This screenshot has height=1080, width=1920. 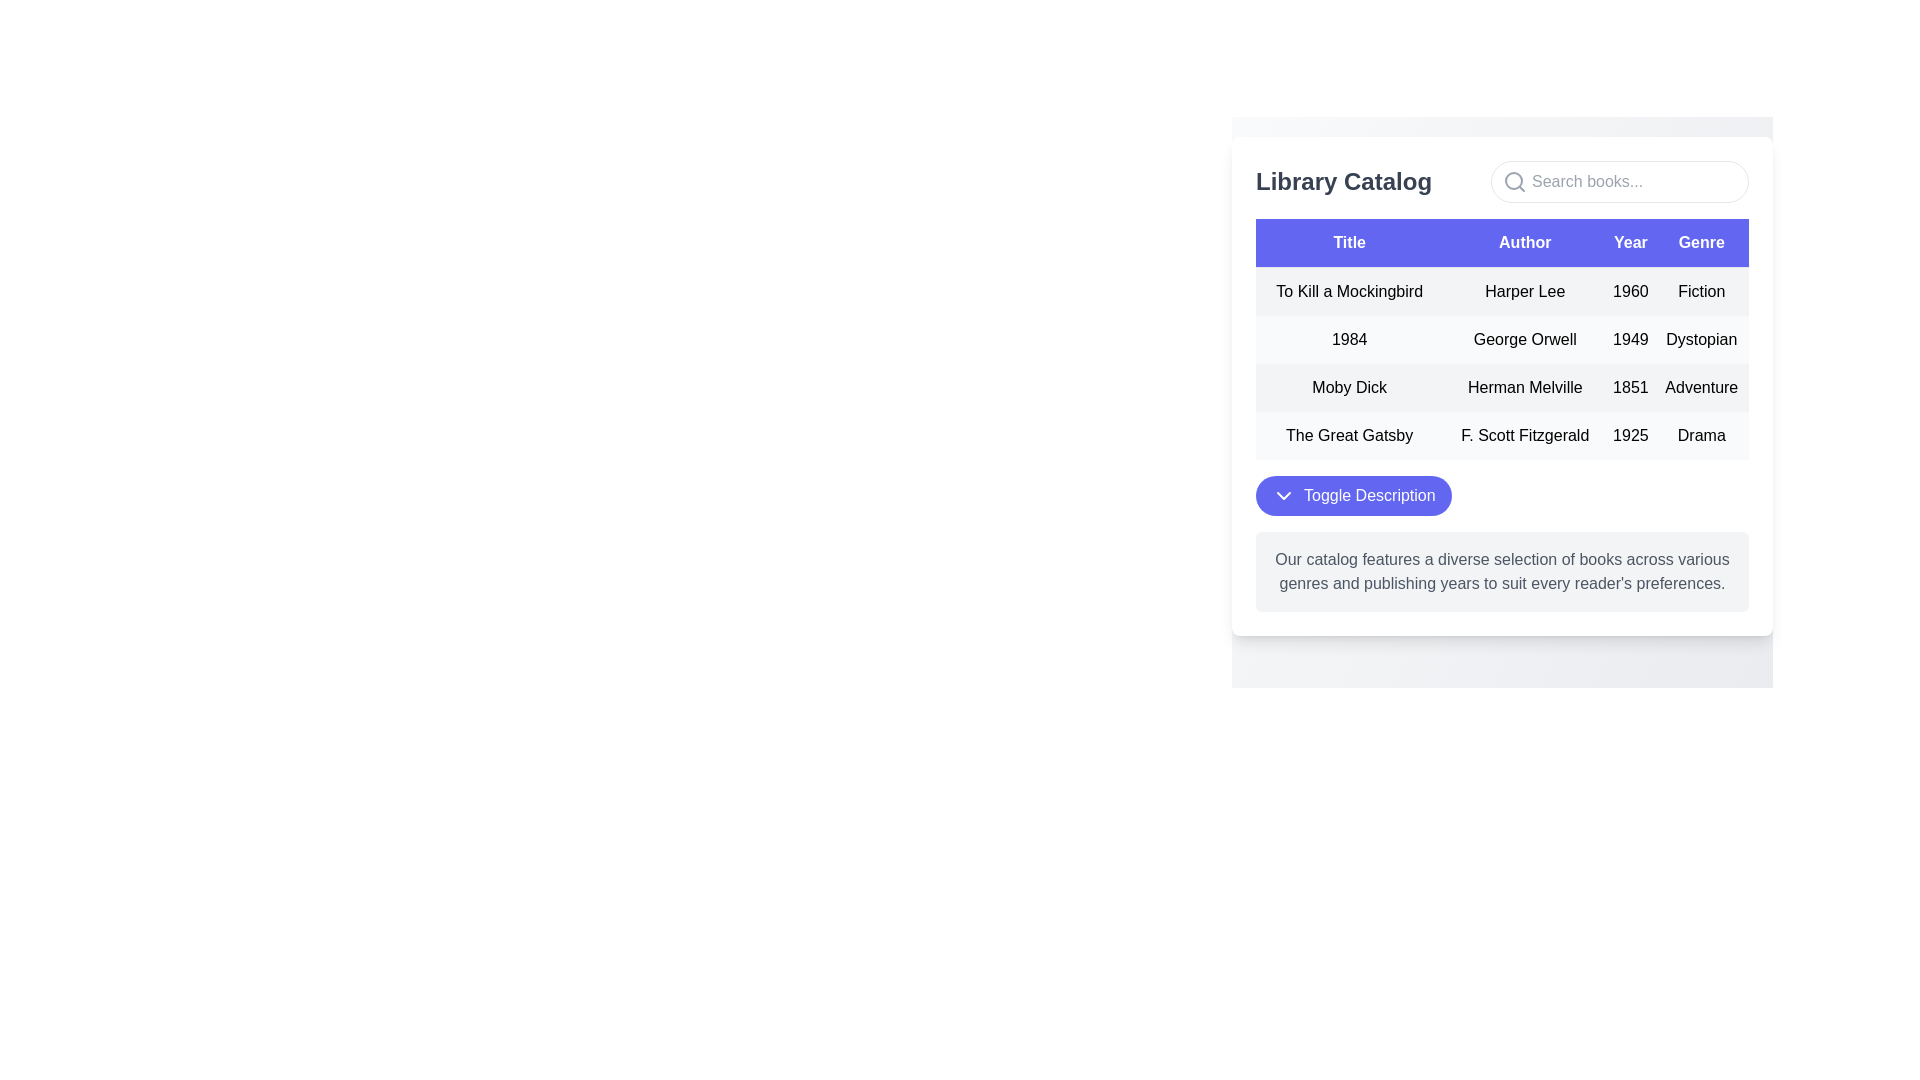 What do you see at coordinates (1349, 434) in the screenshot?
I see `the text element that reads 'The Great Gatsby' located in the 'Library Catalog' section under the 'Title' column in the fourth row of the table` at bounding box center [1349, 434].